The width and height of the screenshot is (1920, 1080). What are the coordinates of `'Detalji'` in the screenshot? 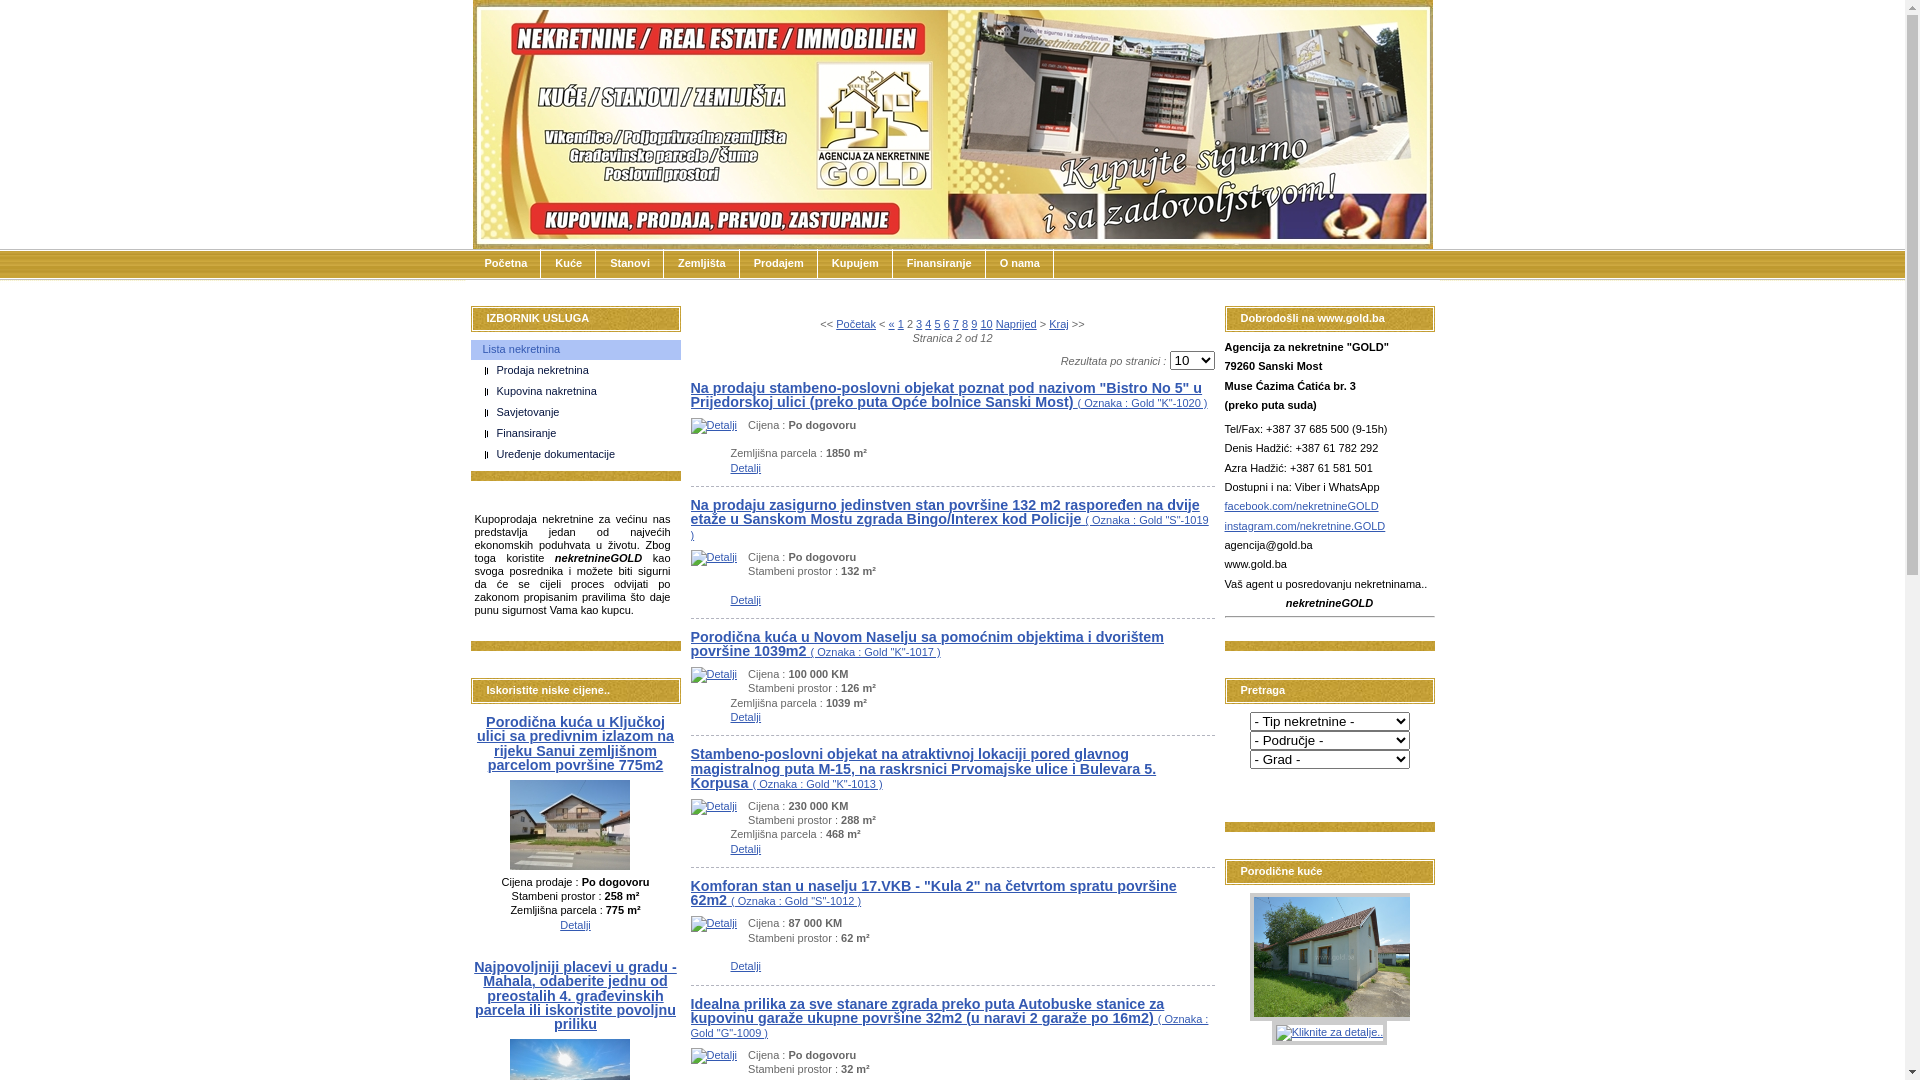 It's located at (690, 423).